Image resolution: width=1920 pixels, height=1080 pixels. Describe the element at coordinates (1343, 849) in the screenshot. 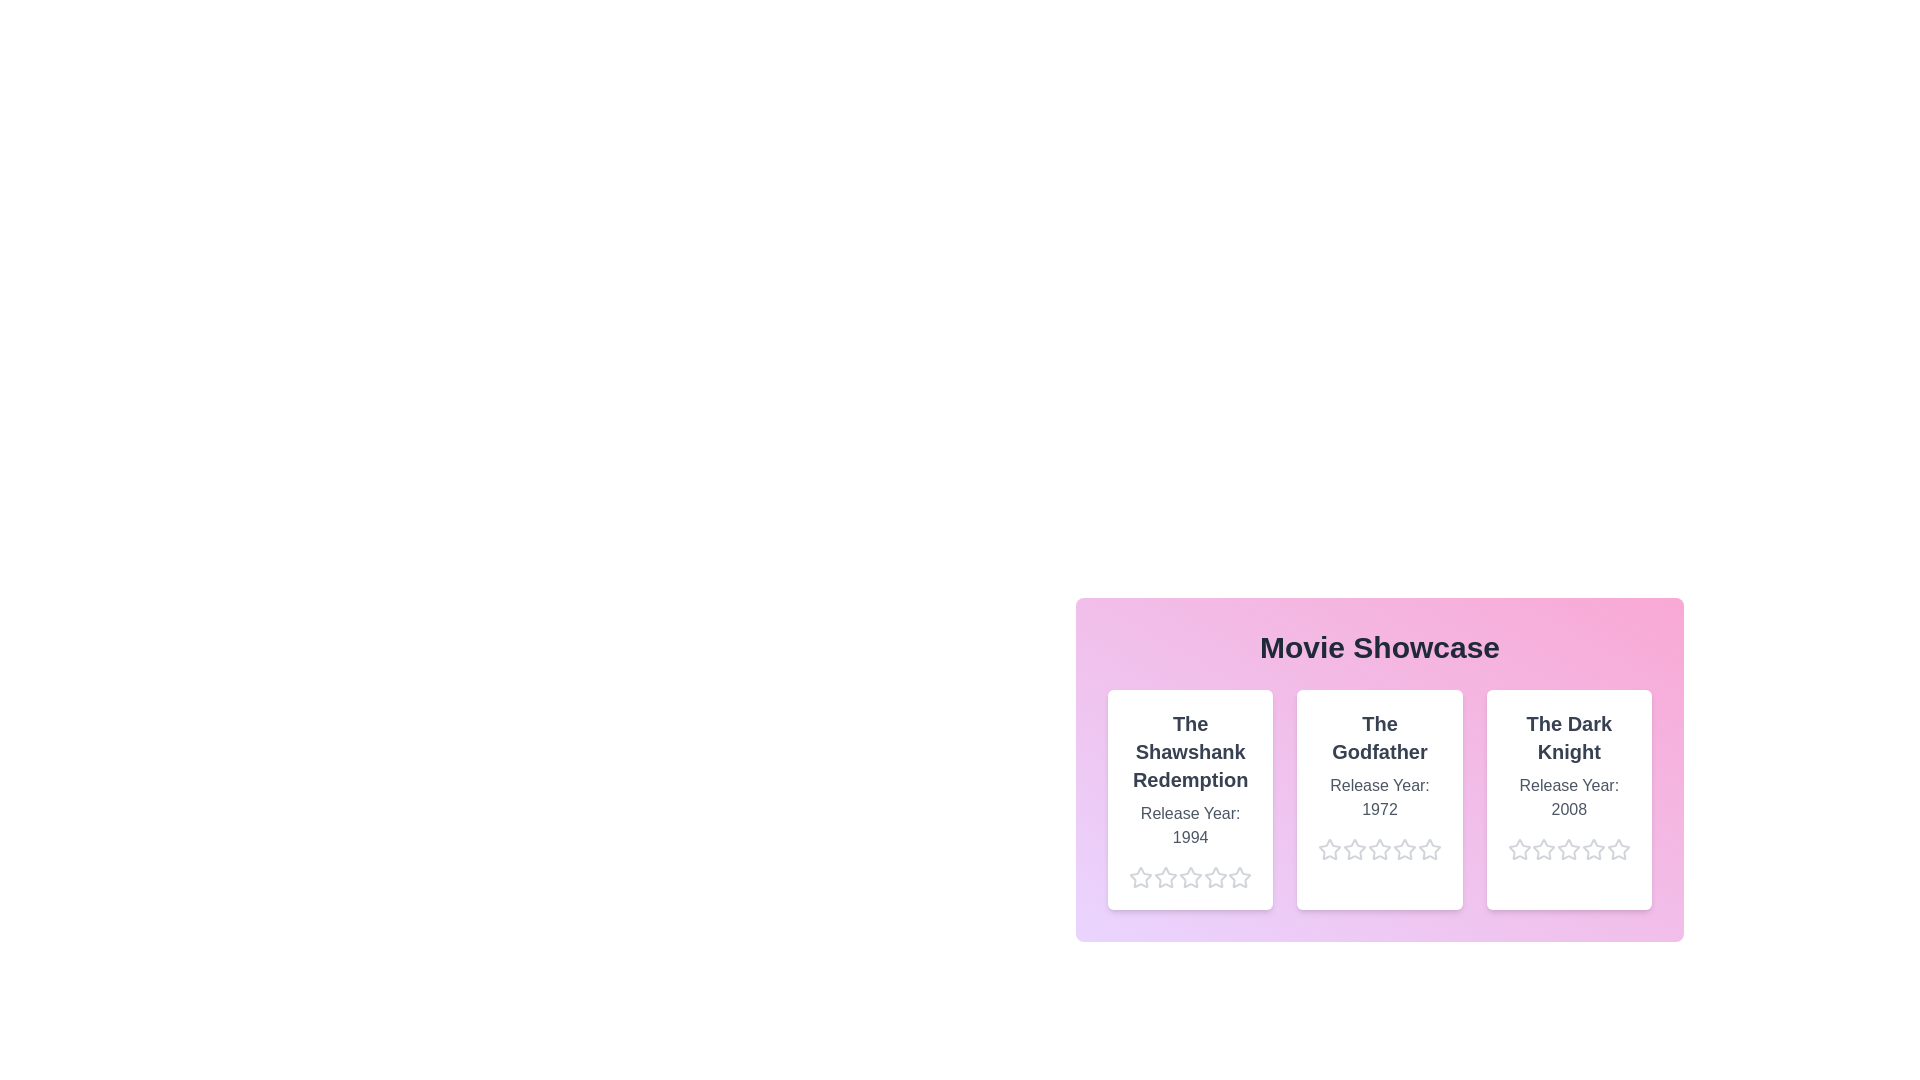

I see `the star corresponding to 2 stars for the movie The Godfather` at that location.